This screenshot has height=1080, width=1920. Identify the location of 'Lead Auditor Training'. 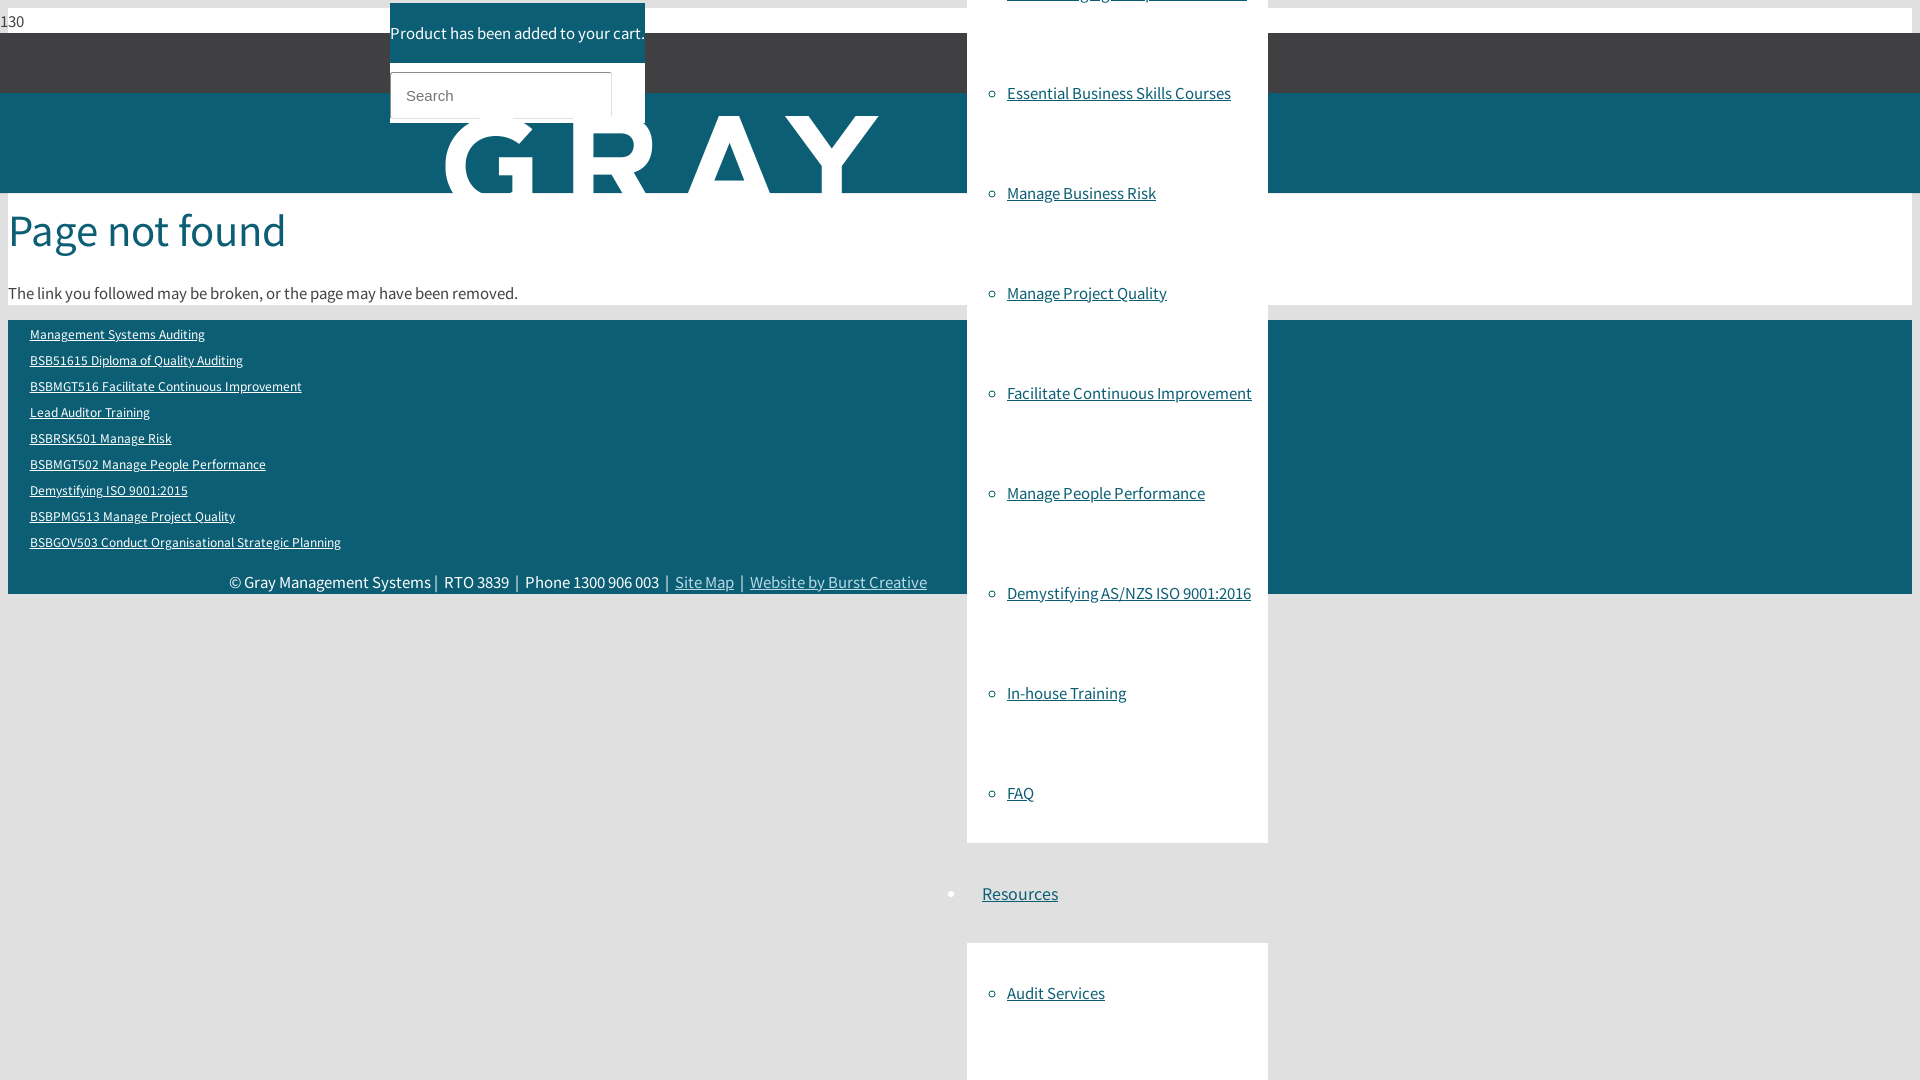
(88, 410).